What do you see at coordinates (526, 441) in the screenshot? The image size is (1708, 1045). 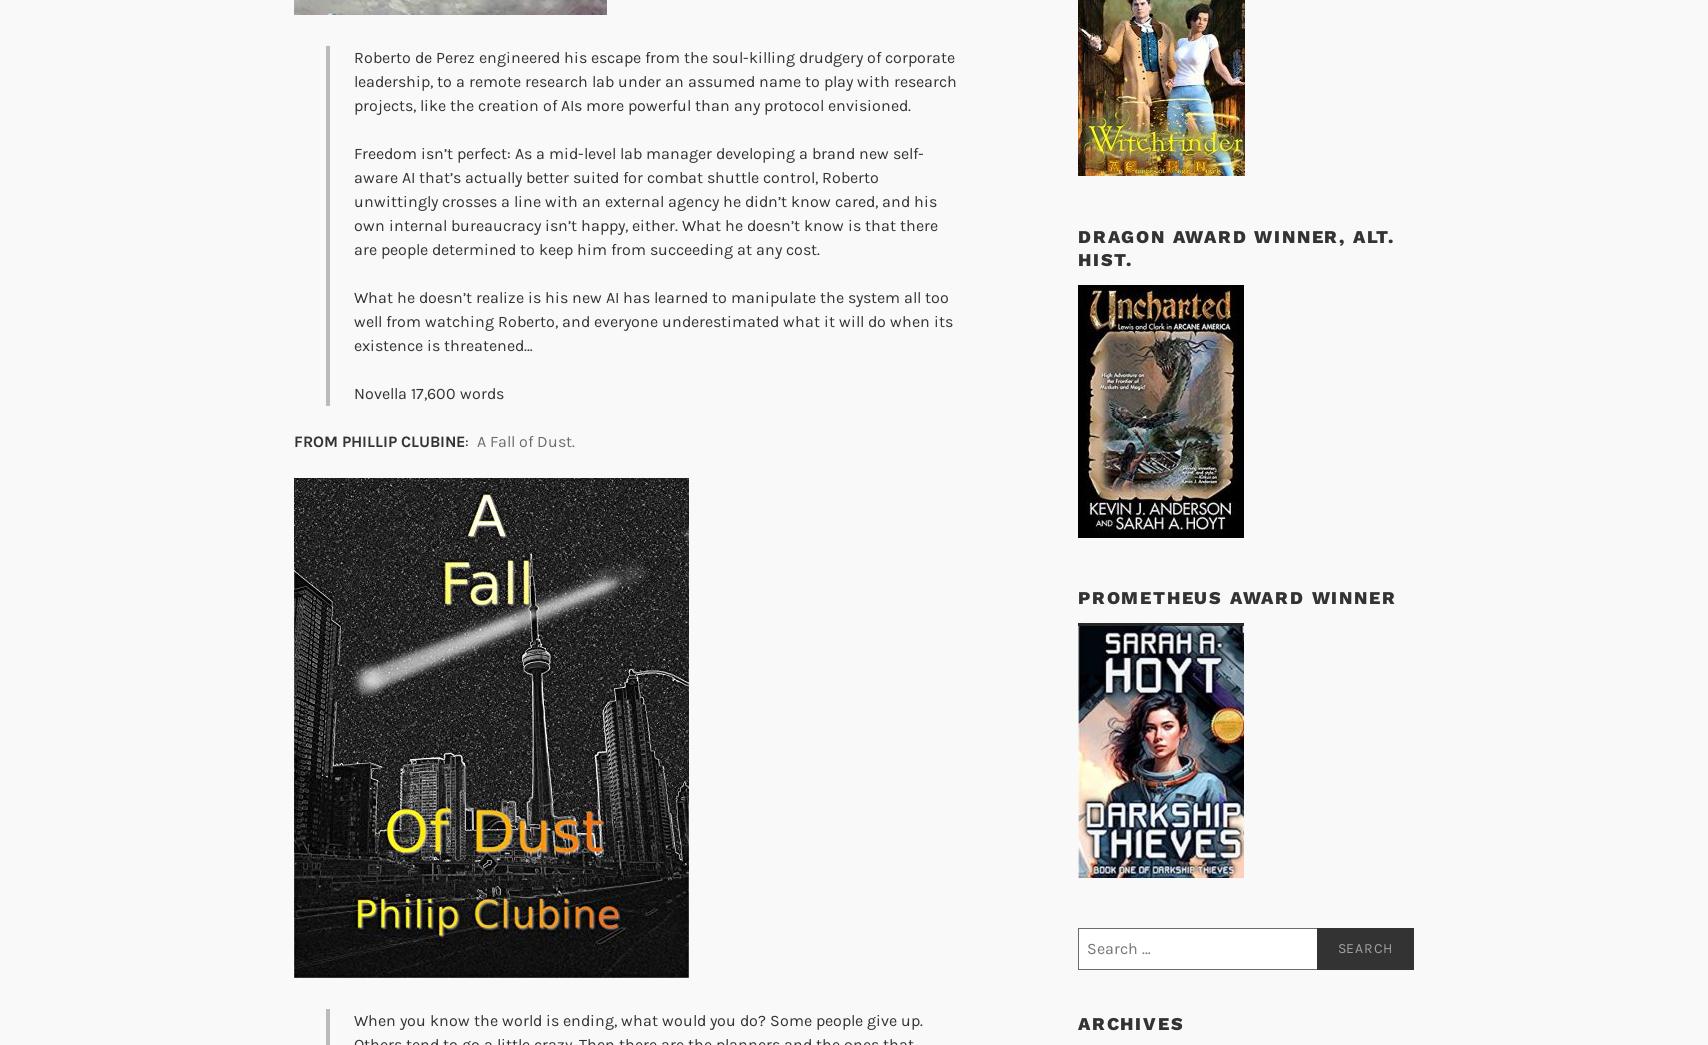 I see `'A Fall of Dust.'` at bounding box center [526, 441].